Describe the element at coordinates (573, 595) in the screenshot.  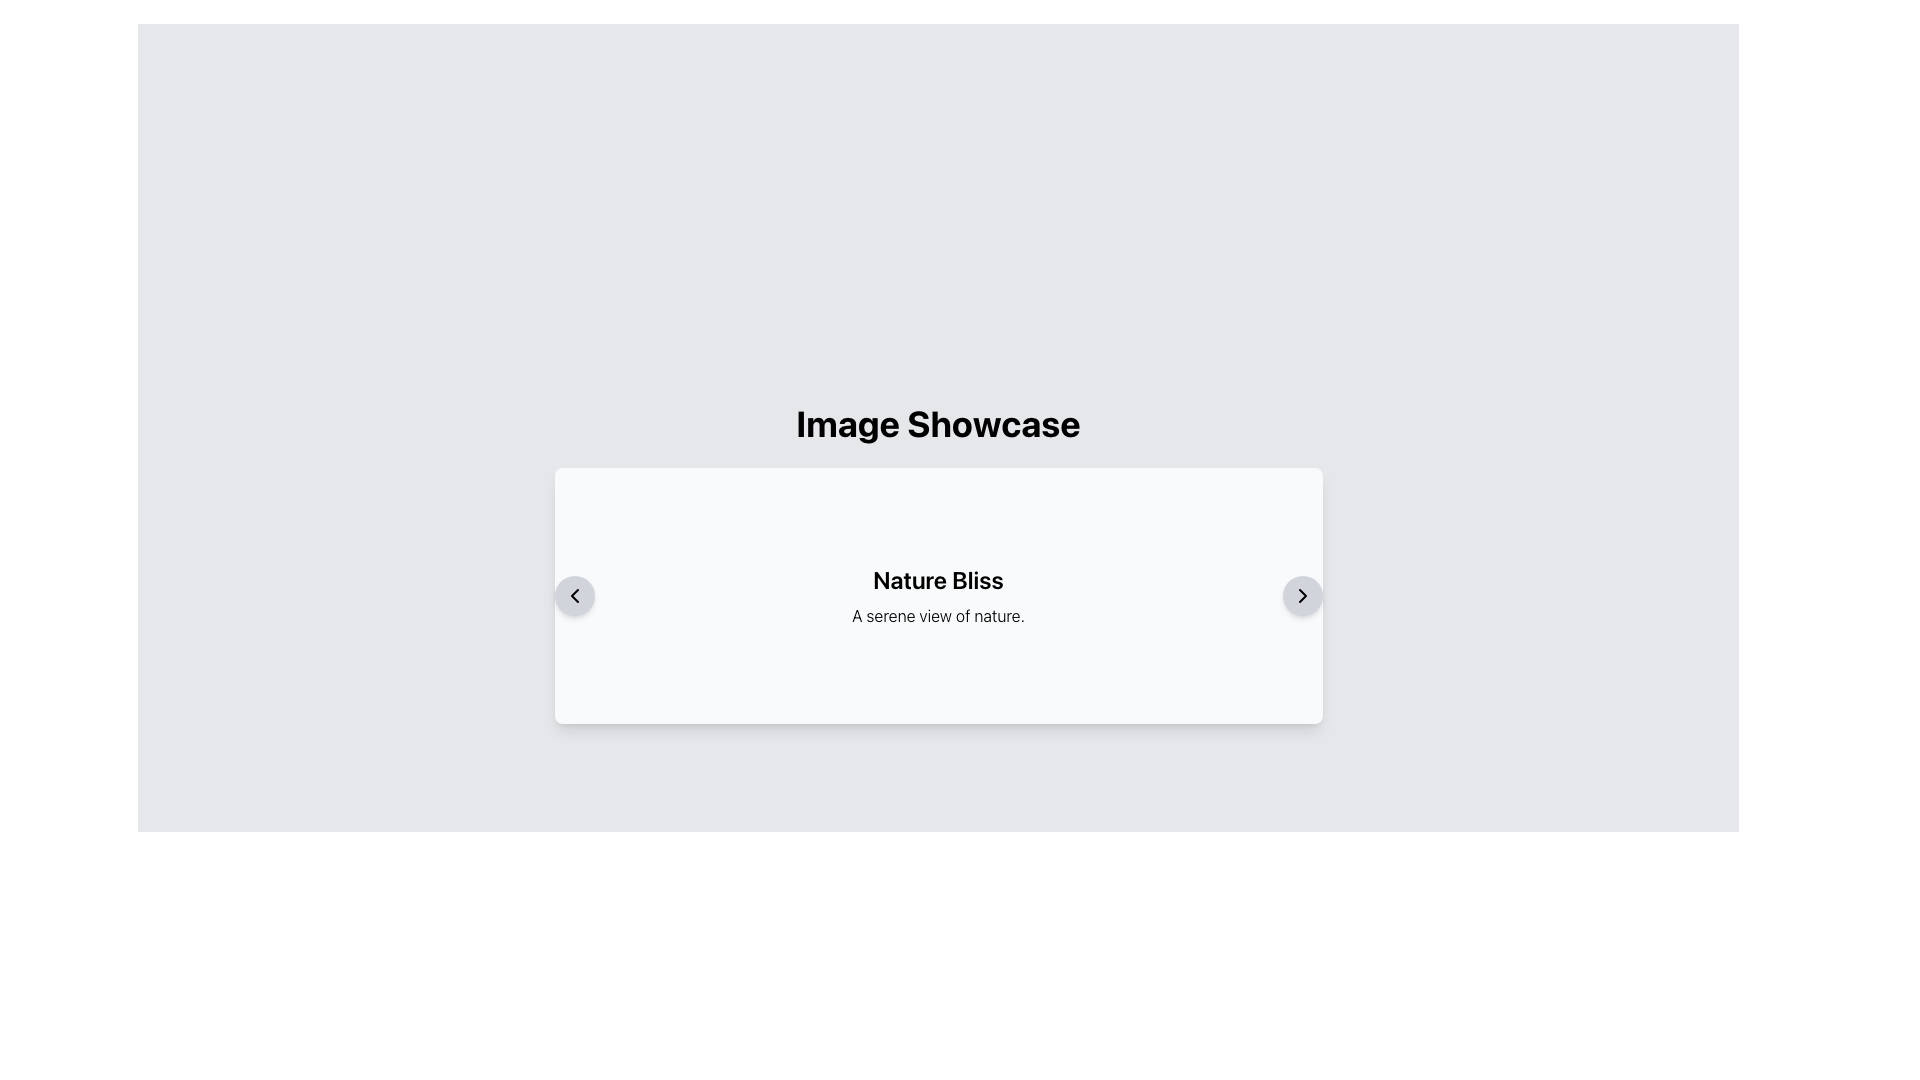
I see `the left arrow chevron icon located in the circular button on the left side of the card-like display` at that location.